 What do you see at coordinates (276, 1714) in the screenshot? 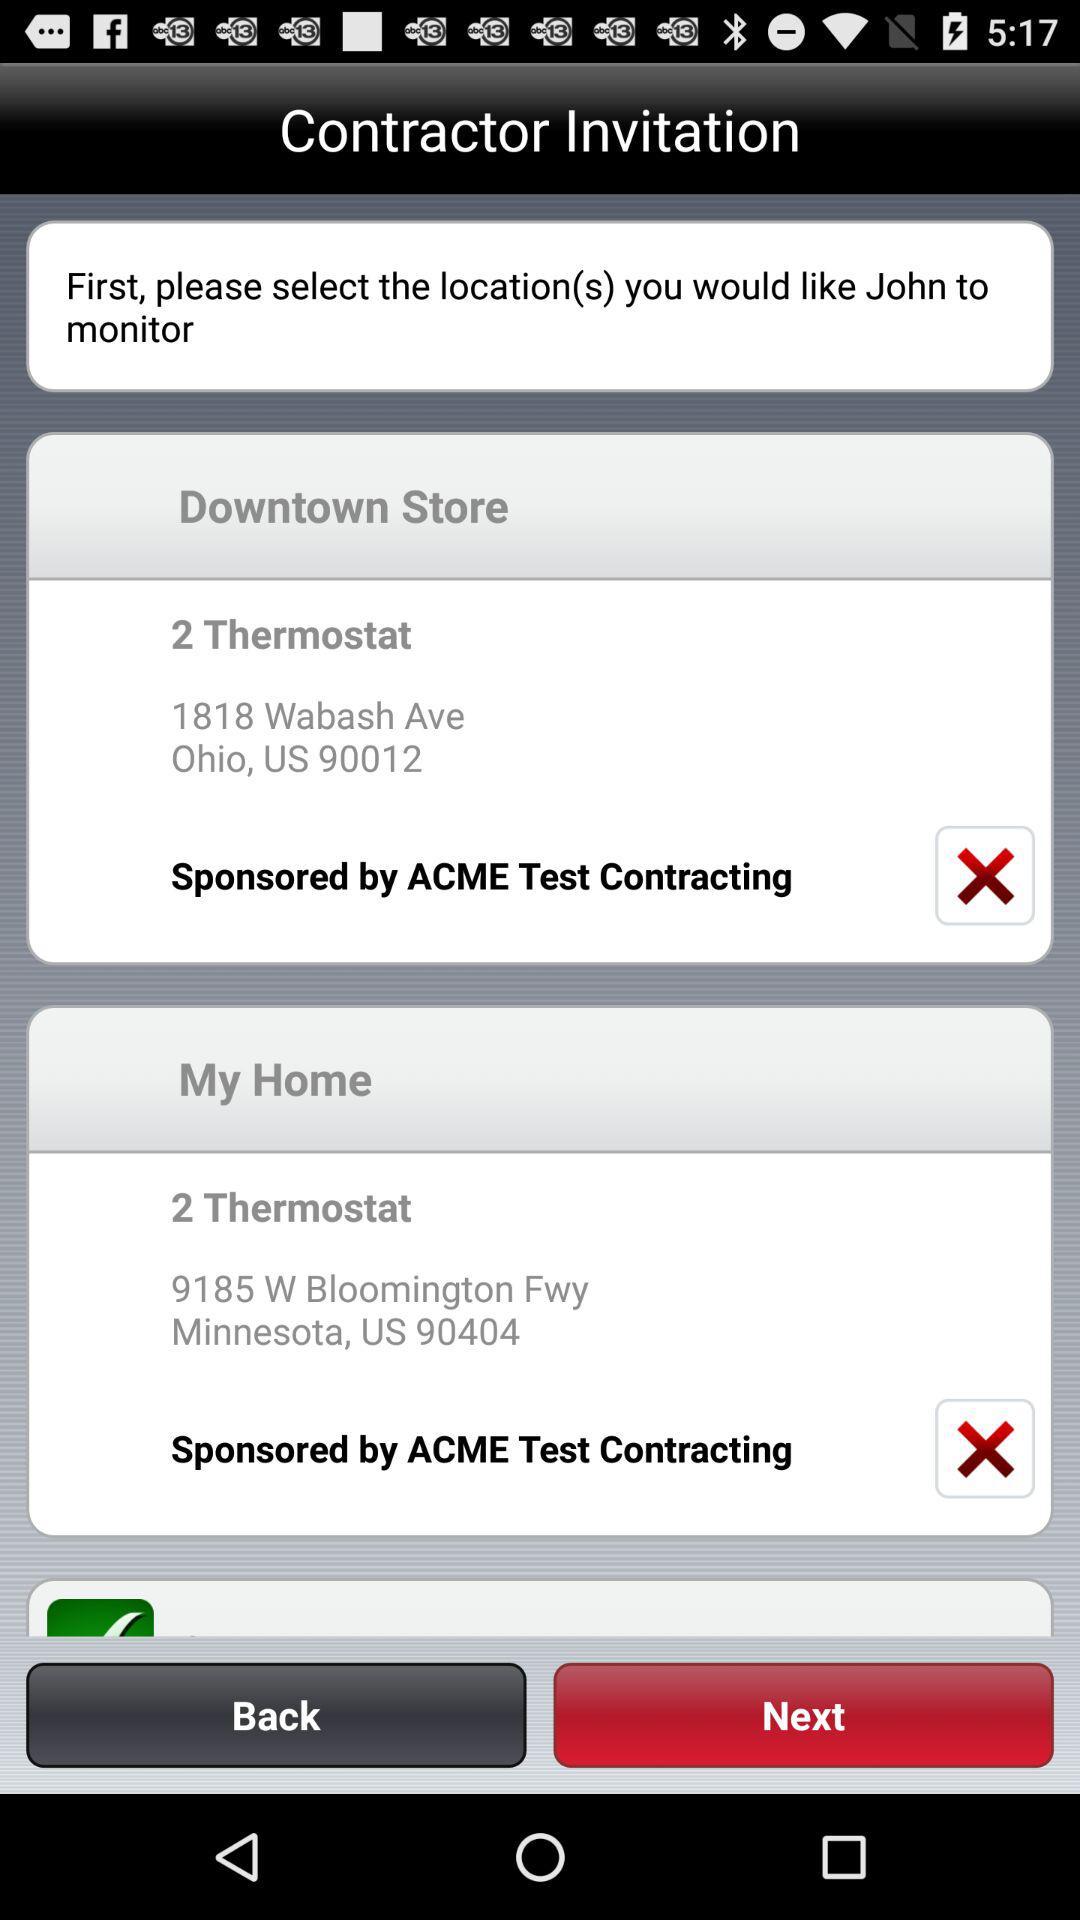
I see `back` at bounding box center [276, 1714].